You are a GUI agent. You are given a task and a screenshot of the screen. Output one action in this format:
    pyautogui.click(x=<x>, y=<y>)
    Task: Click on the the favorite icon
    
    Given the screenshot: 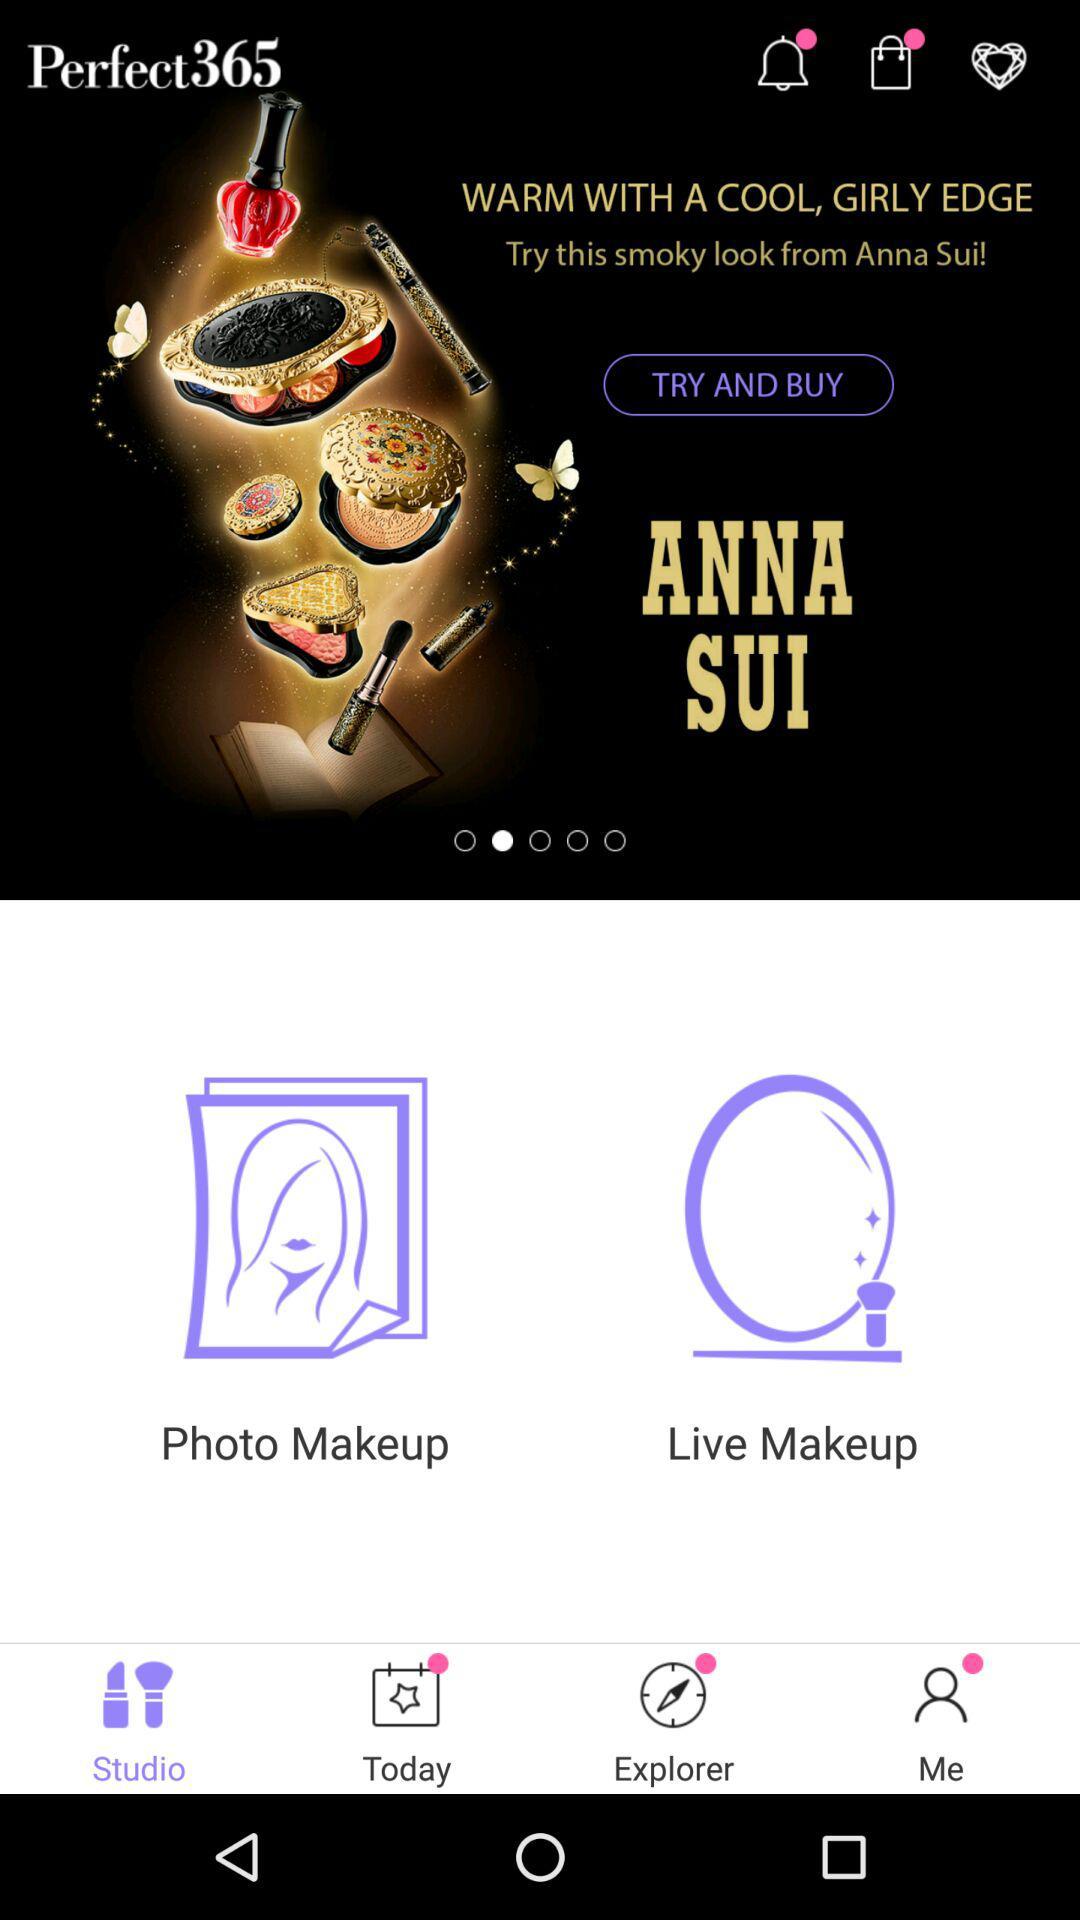 What is the action you would take?
    pyautogui.click(x=998, y=67)
    